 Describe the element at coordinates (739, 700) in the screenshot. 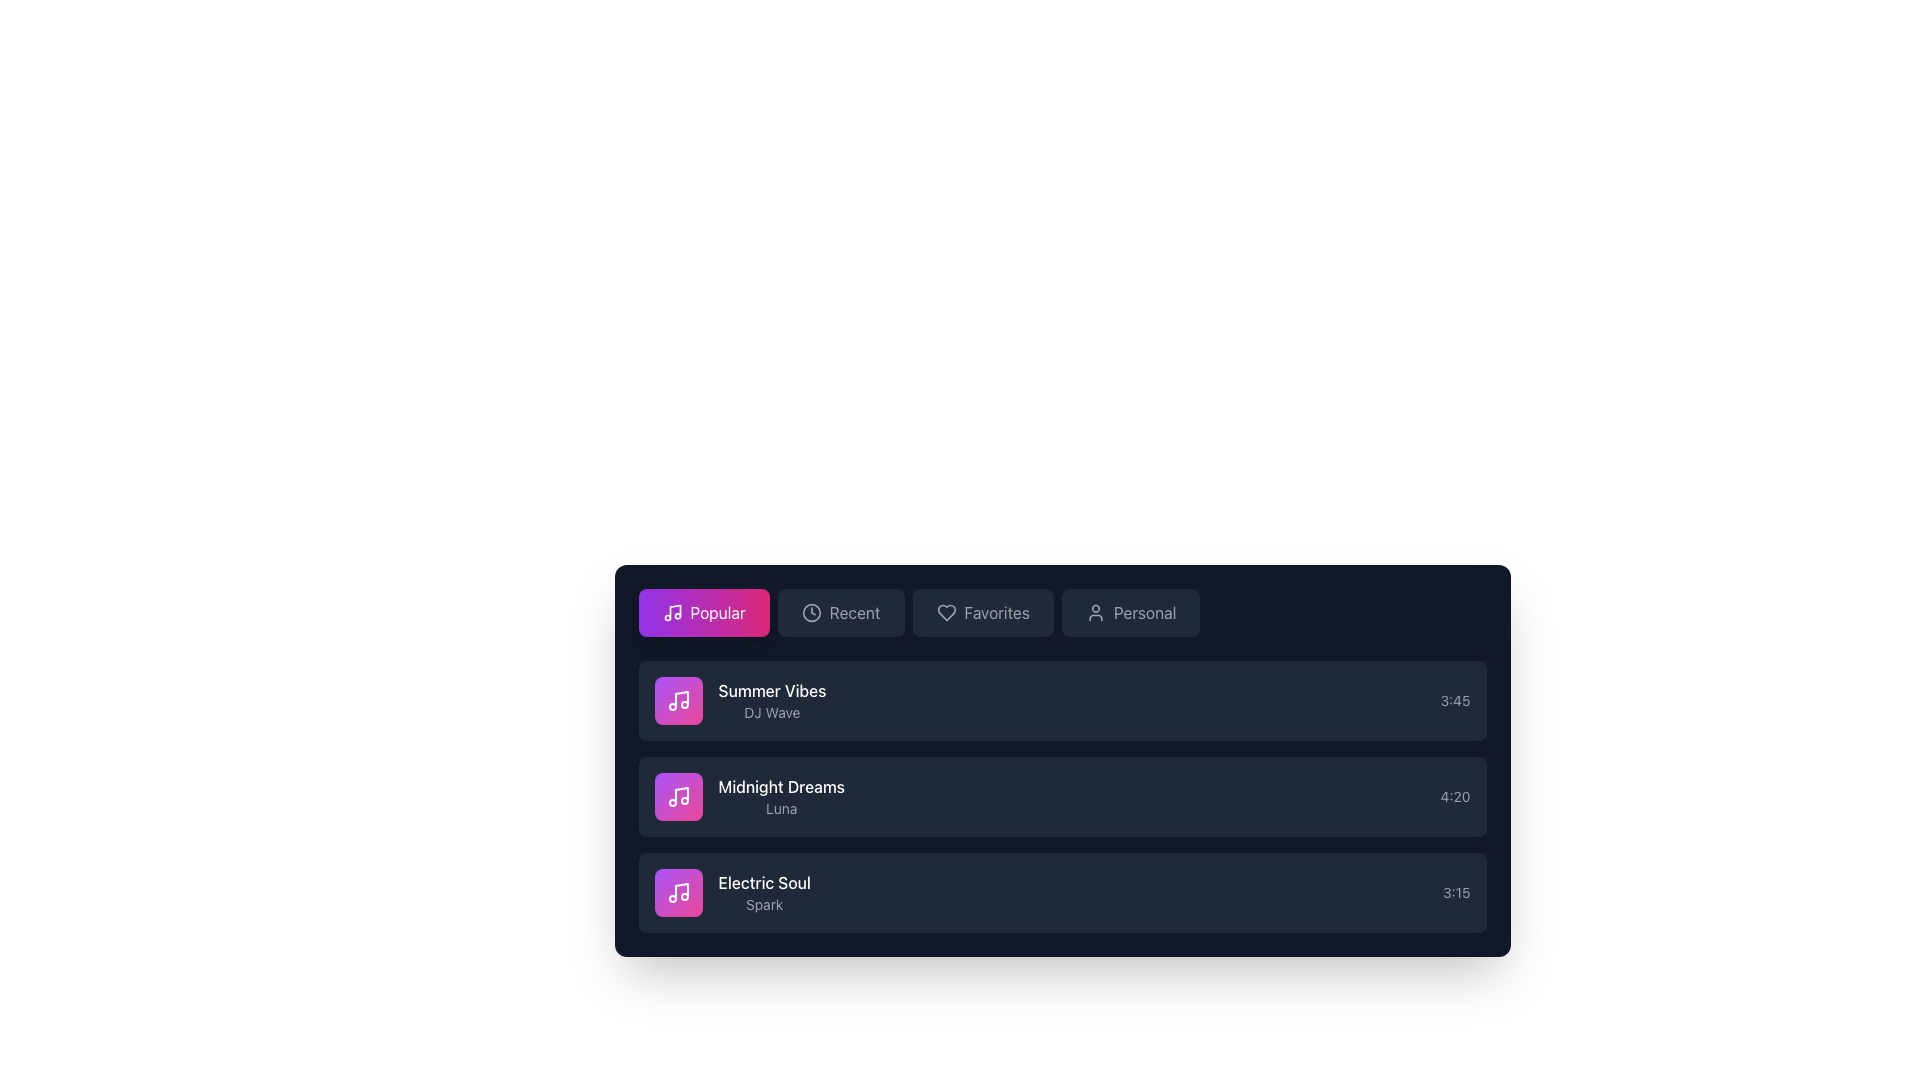

I see `the 'Summer Vibes' text block that displays 'DJ Wave'` at that location.